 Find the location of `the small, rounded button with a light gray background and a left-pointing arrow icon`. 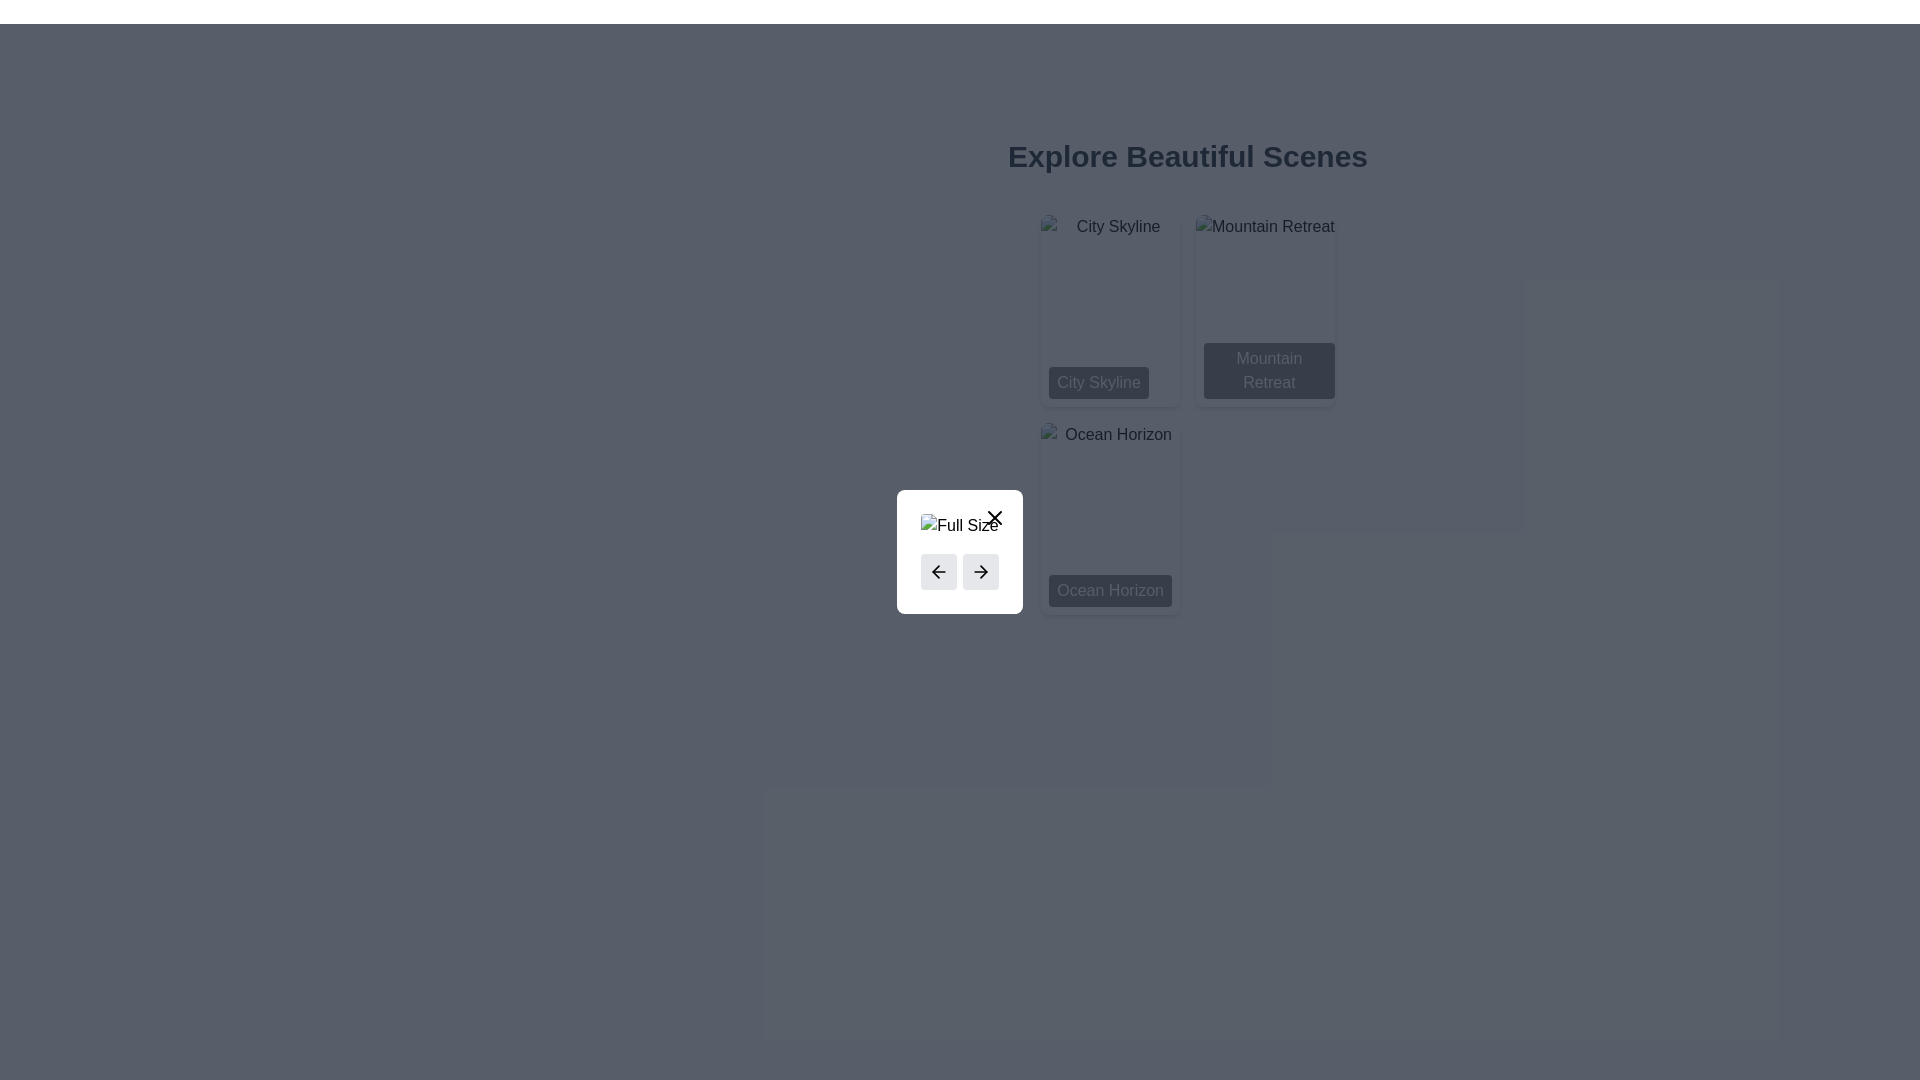

the small, rounded button with a light gray background and a left-pointing arrow icon is located at coordinates (938, 571).